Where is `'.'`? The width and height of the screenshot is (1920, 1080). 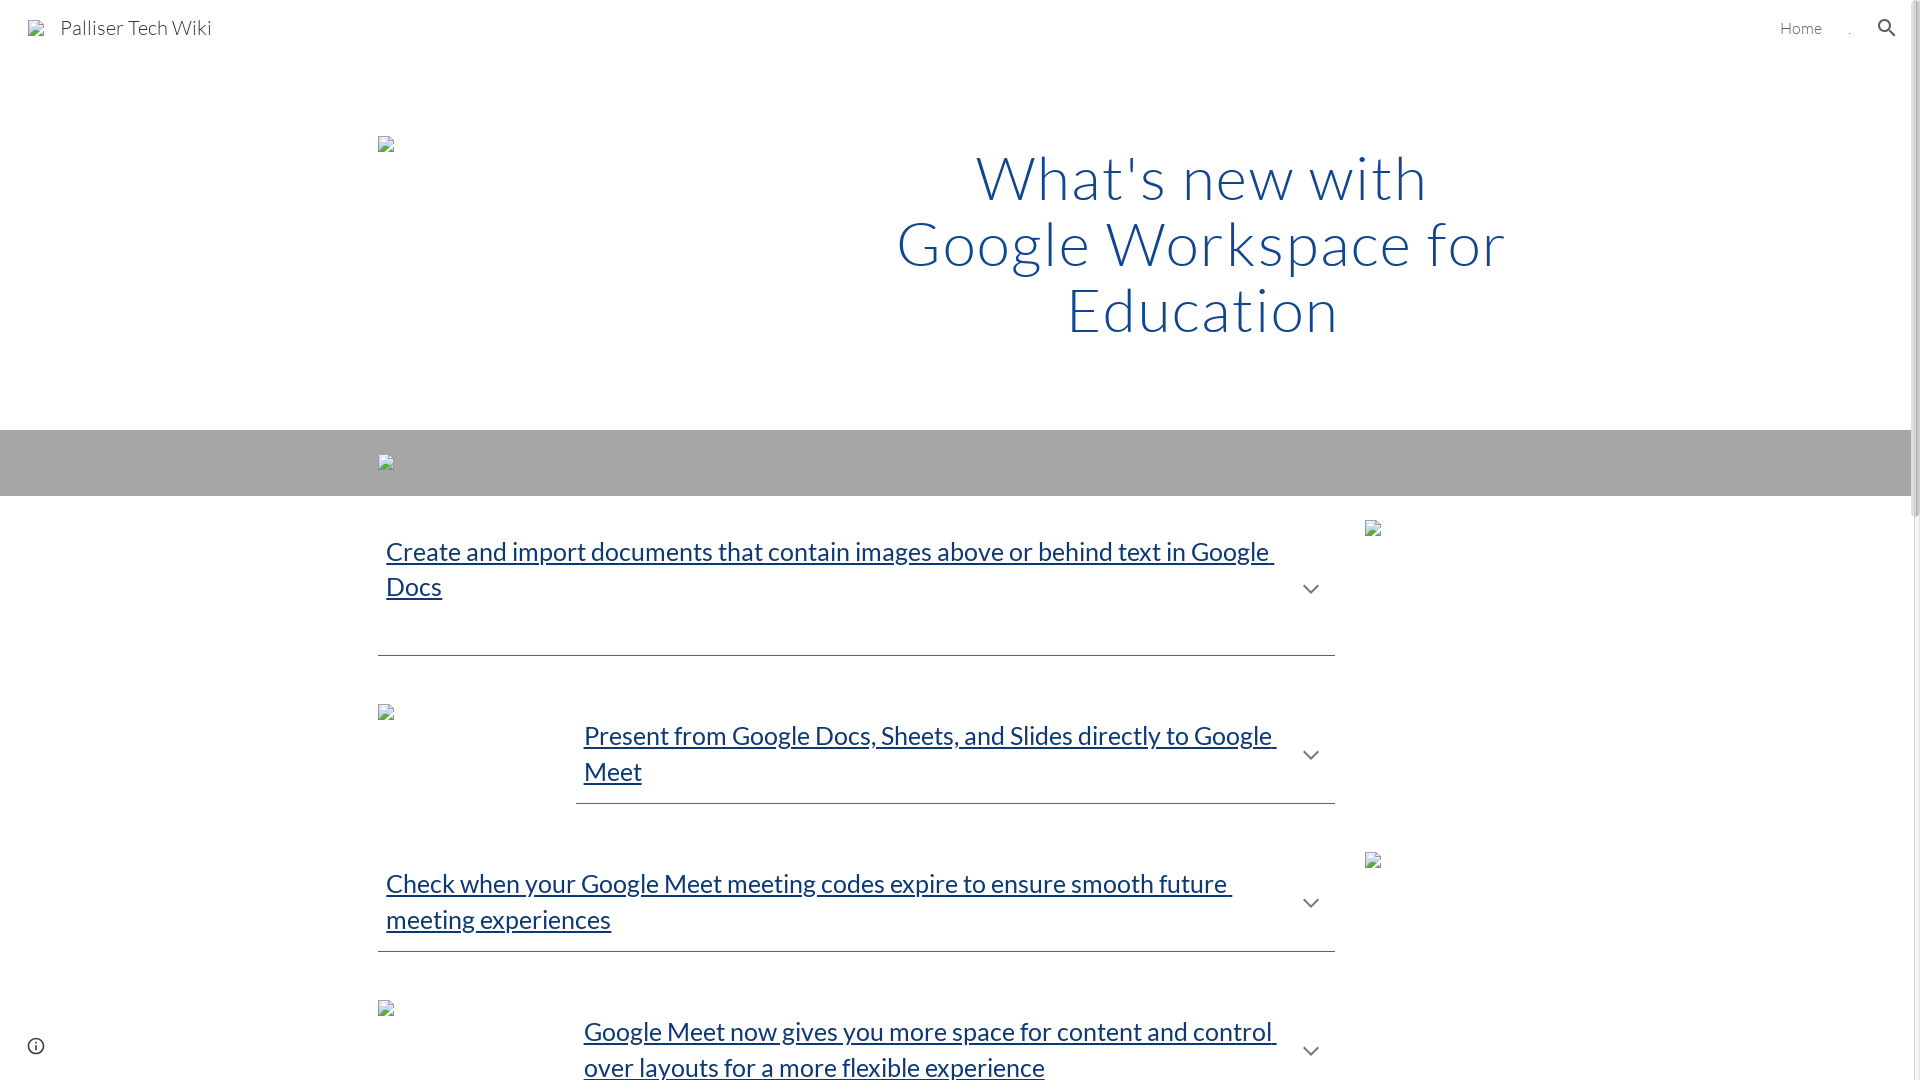
'.' is located at coordinates (1847, 27).